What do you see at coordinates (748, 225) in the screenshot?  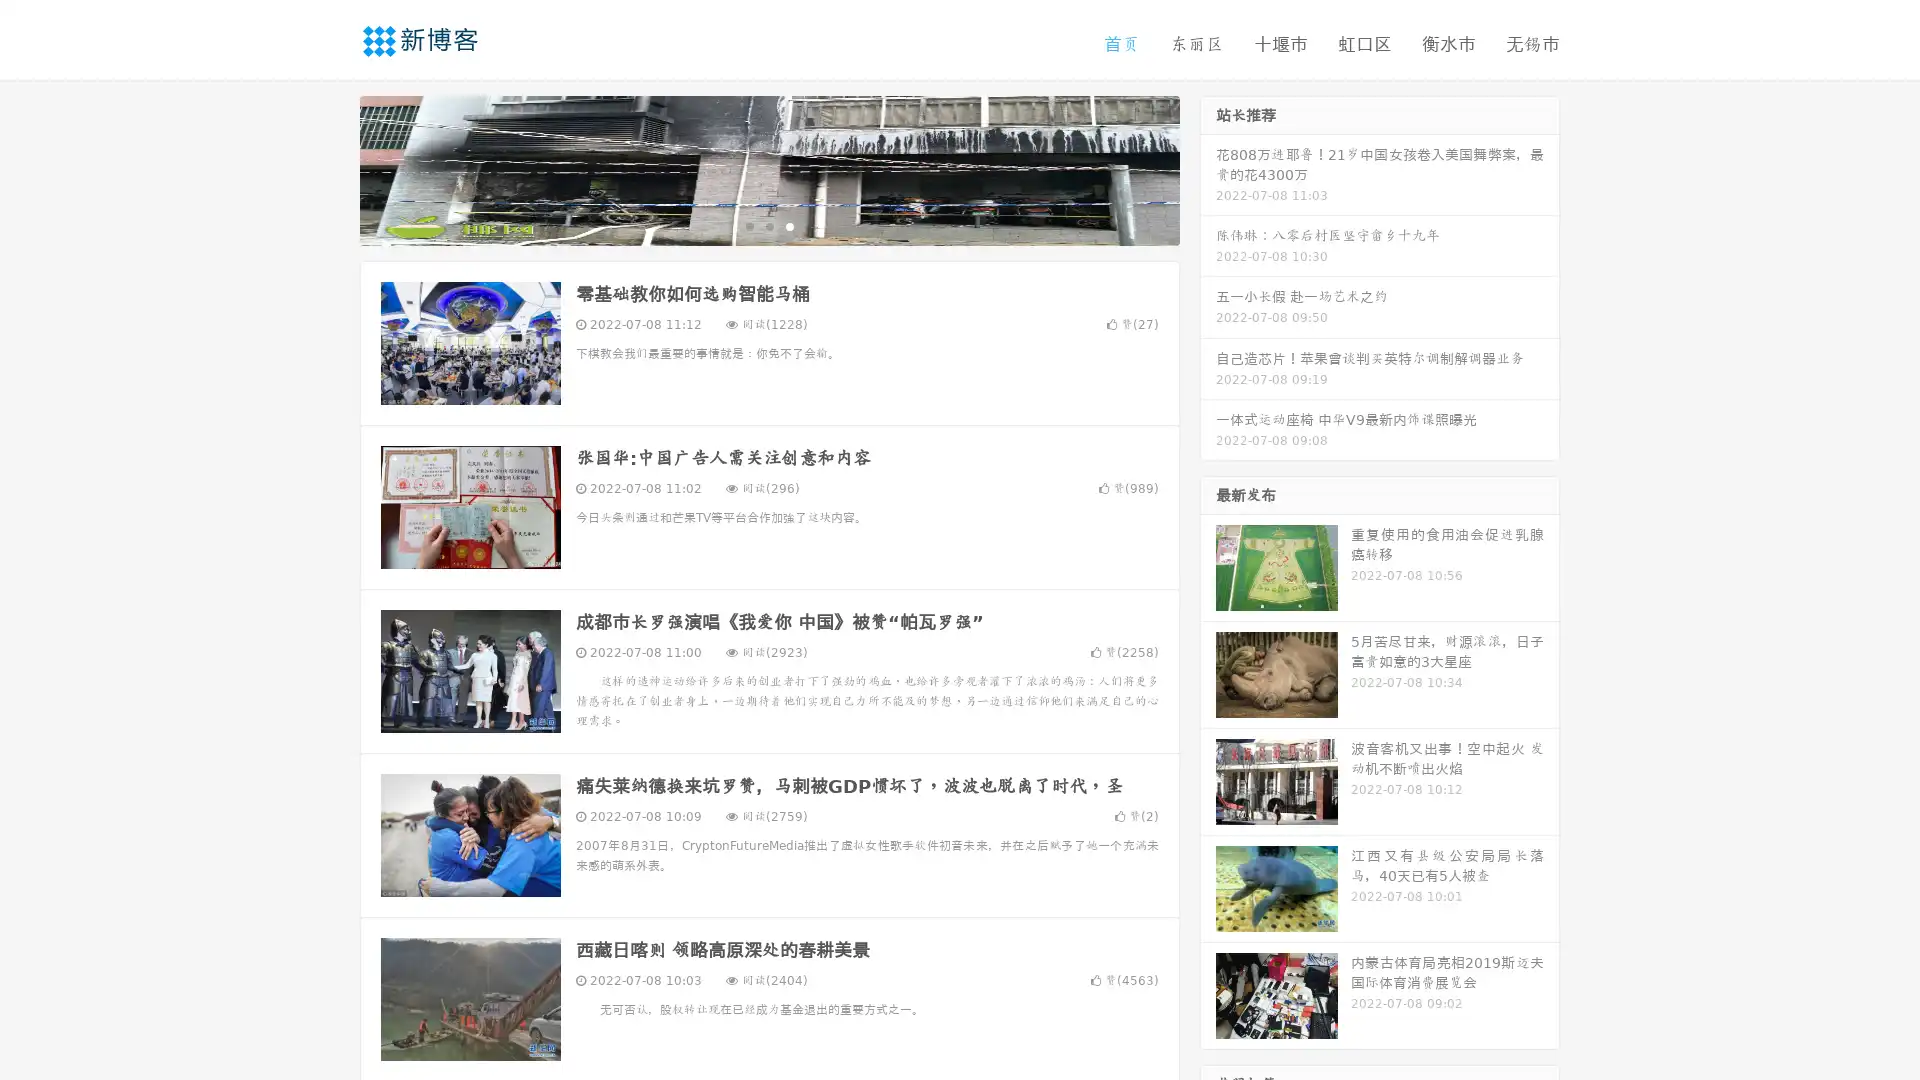 I see `Go to slide 1` at bounding box center [748, 225].